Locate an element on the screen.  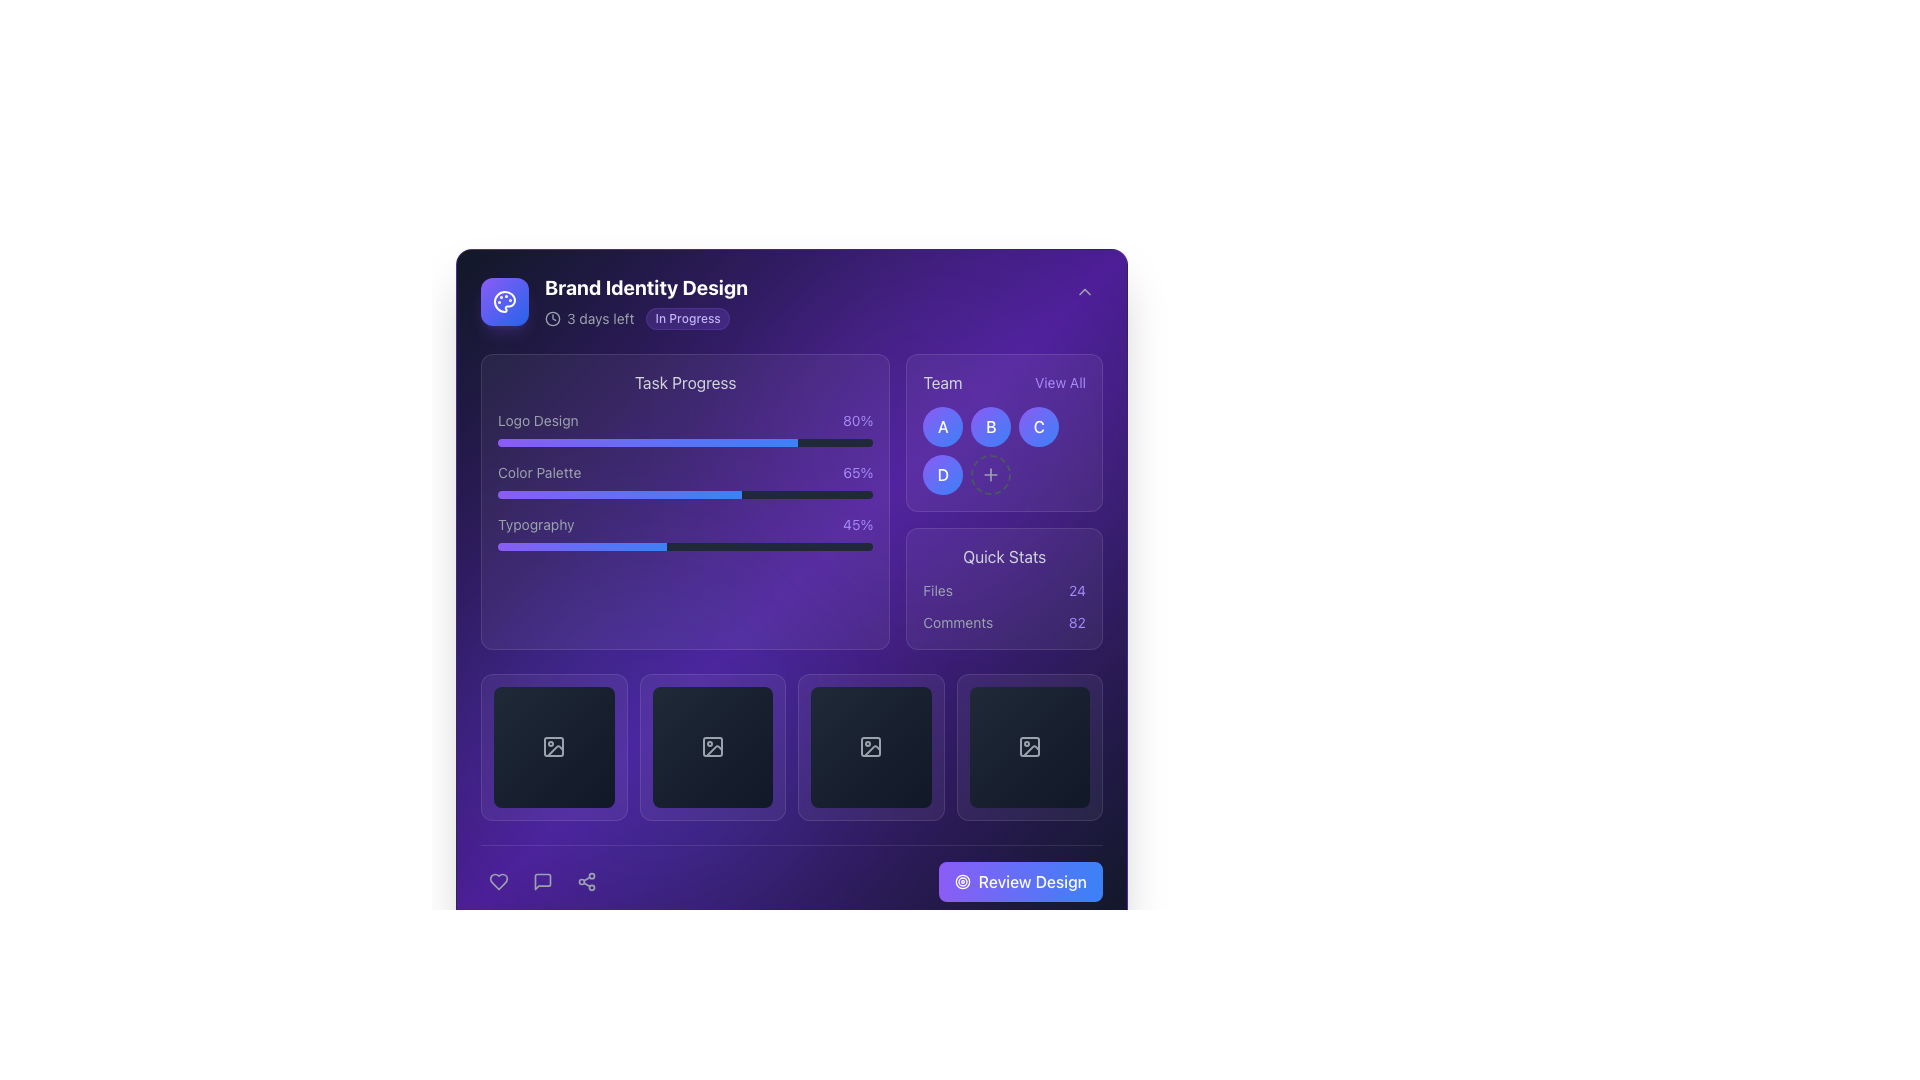
the text block with embedded status indicator to select it for editing or interaction is located at coordinates (646, 301).